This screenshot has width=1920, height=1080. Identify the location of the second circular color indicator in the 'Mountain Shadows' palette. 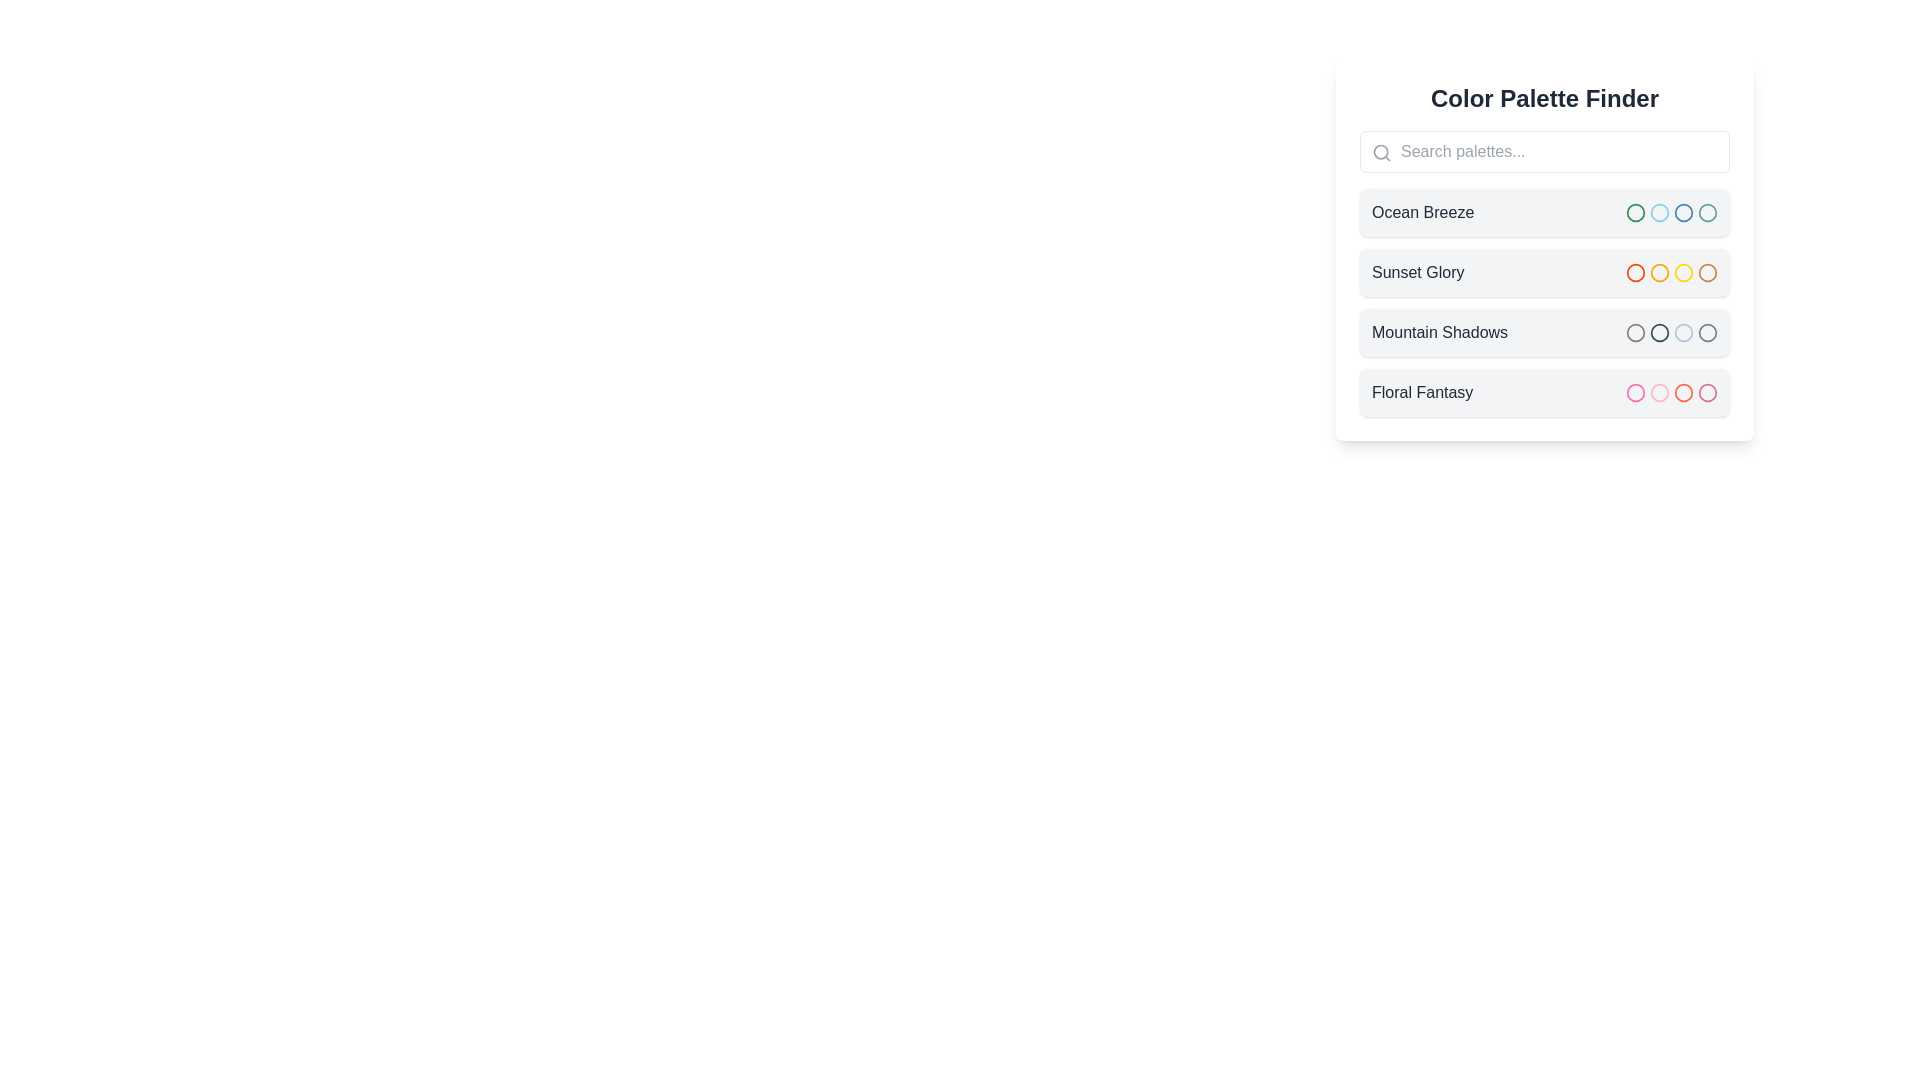
(1660, 331).